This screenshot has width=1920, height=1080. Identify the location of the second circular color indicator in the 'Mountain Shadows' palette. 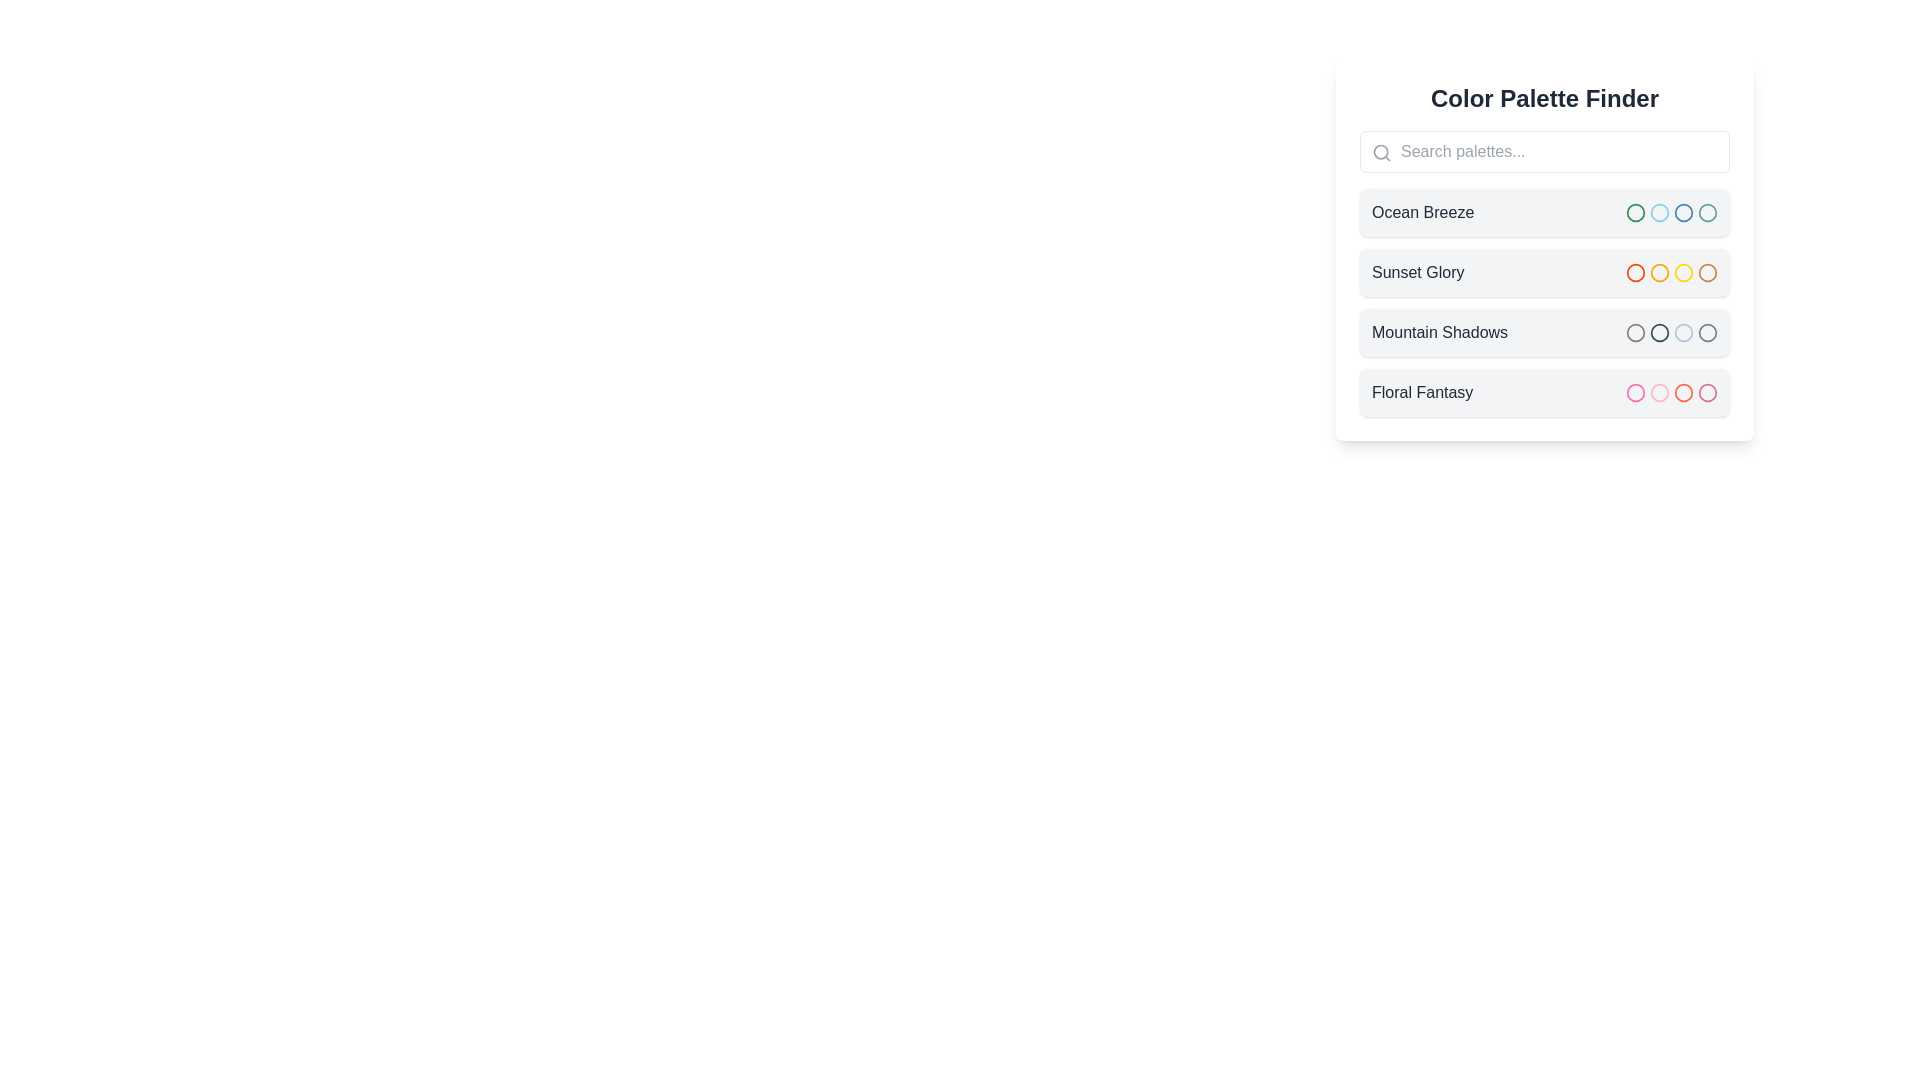
(1660, 331).